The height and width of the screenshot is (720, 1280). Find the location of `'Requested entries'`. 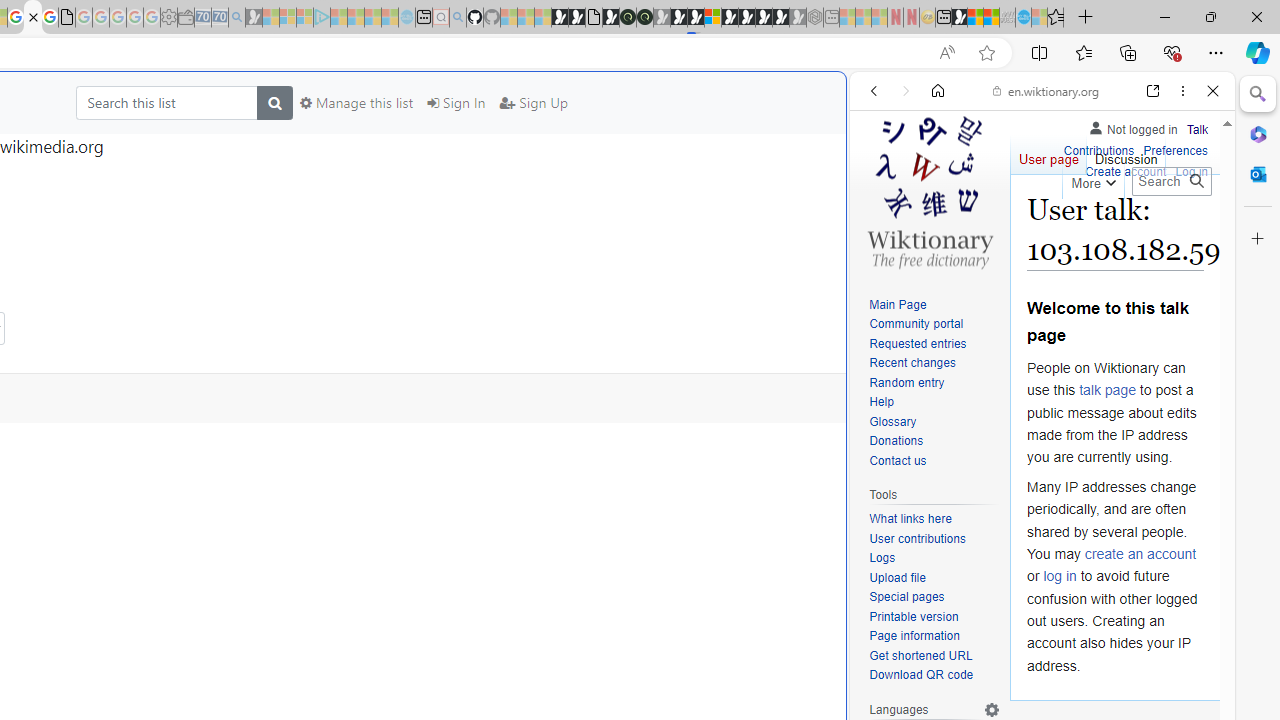

'Requested entries' is located at coordinates (934, 343).